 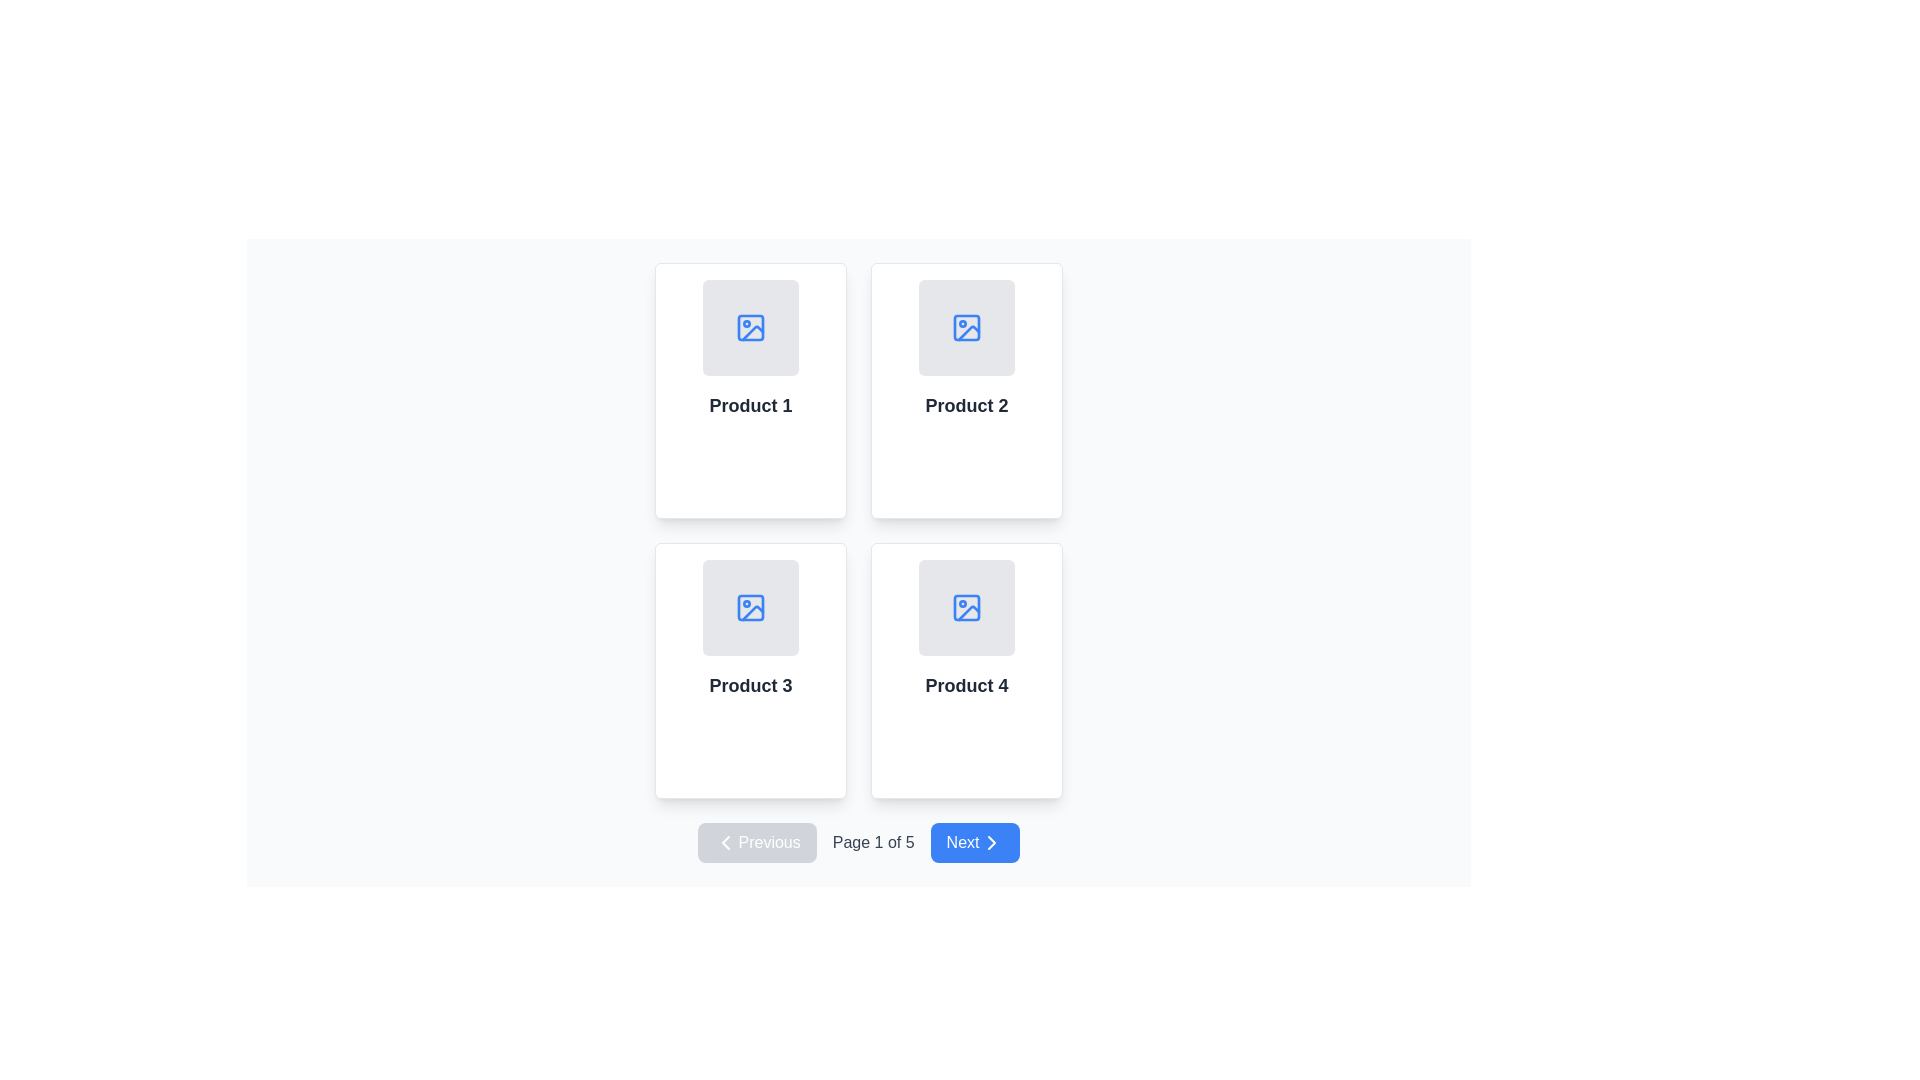 I want to click on the blue SVG icon depicting an image, which is centered within the gray square of the 'Product 4' card in the bottom-right of the 2x2 grid layout, so click(x=966, y=607).